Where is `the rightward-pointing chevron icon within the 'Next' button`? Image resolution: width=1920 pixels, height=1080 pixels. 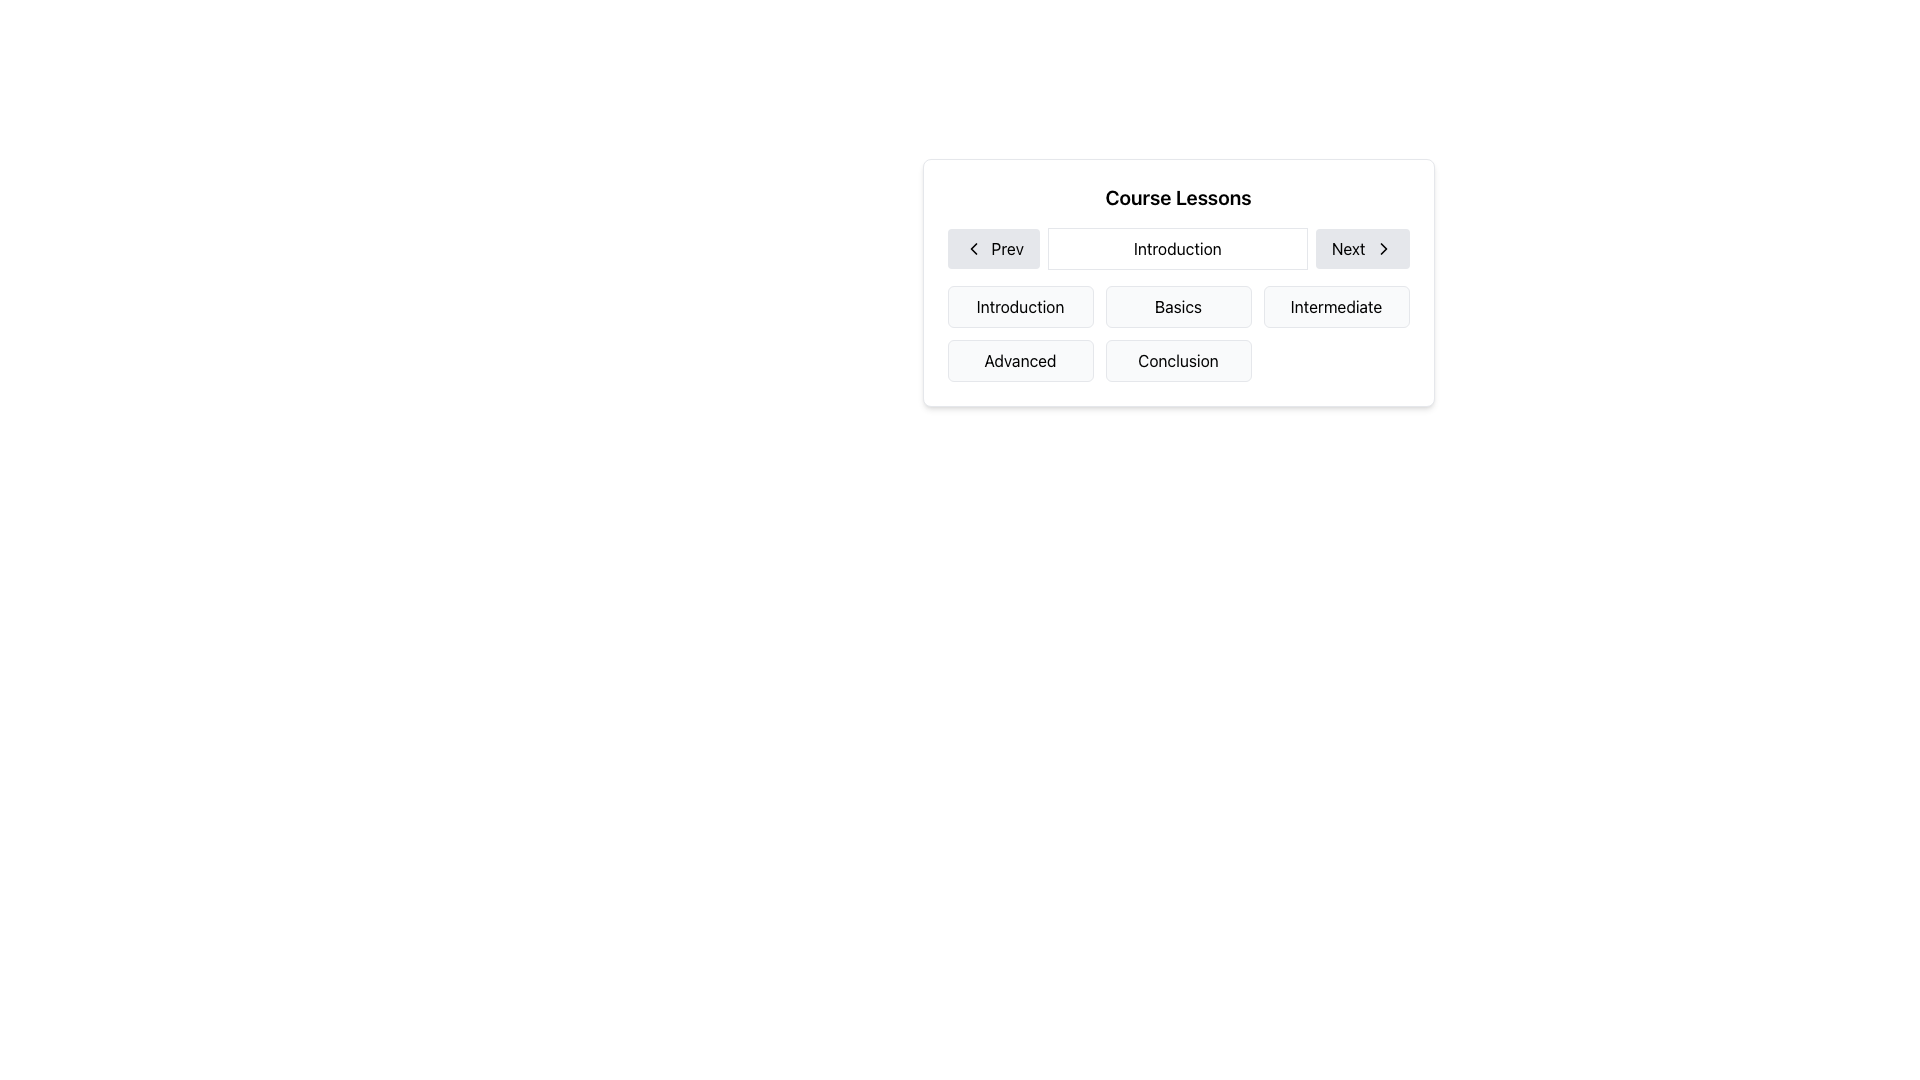
the rightward-pointing chevron icon within the 'Next' button is located at coordinates (1382, 248).